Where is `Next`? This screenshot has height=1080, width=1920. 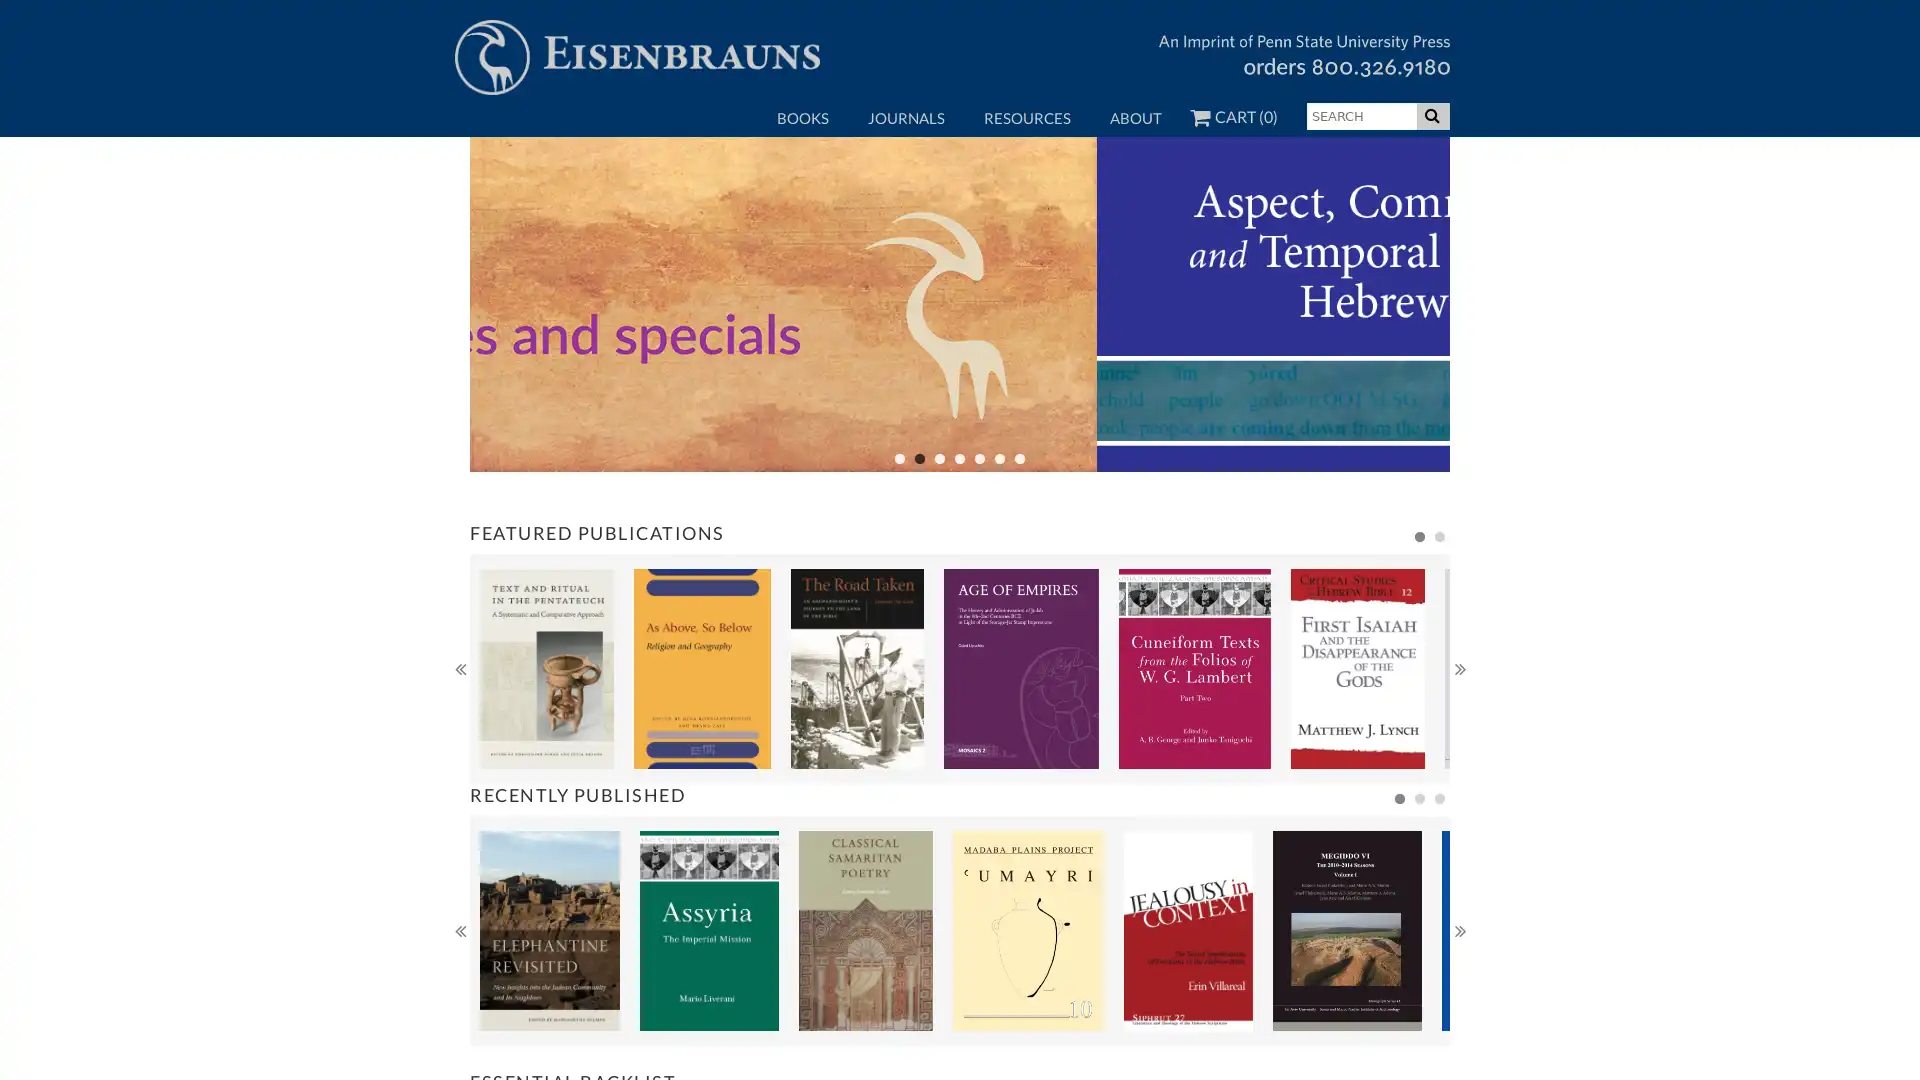
Next is located at coordinates (1459, 1006).